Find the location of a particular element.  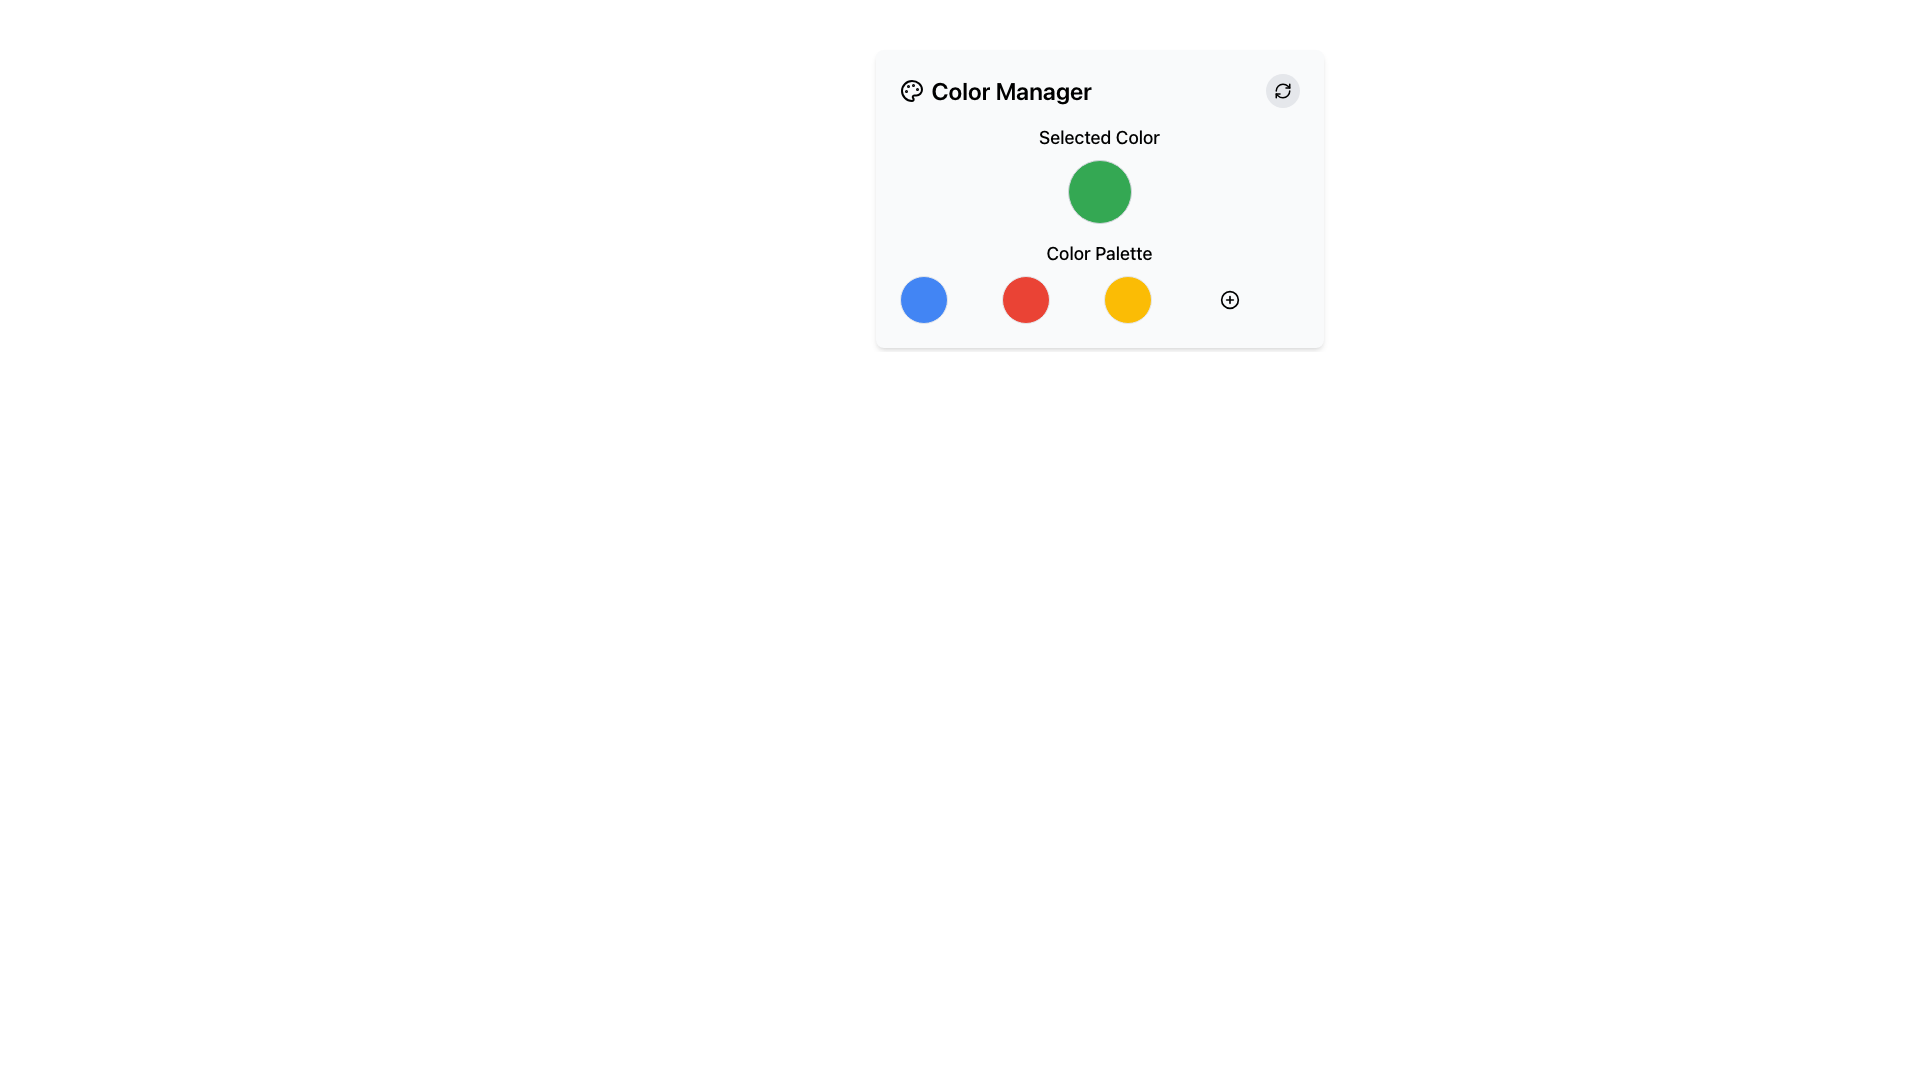

on the central circular green shape representing the selected color in the 'Selected Color' section of the color manager interface is located at coordinates (1098, 199).